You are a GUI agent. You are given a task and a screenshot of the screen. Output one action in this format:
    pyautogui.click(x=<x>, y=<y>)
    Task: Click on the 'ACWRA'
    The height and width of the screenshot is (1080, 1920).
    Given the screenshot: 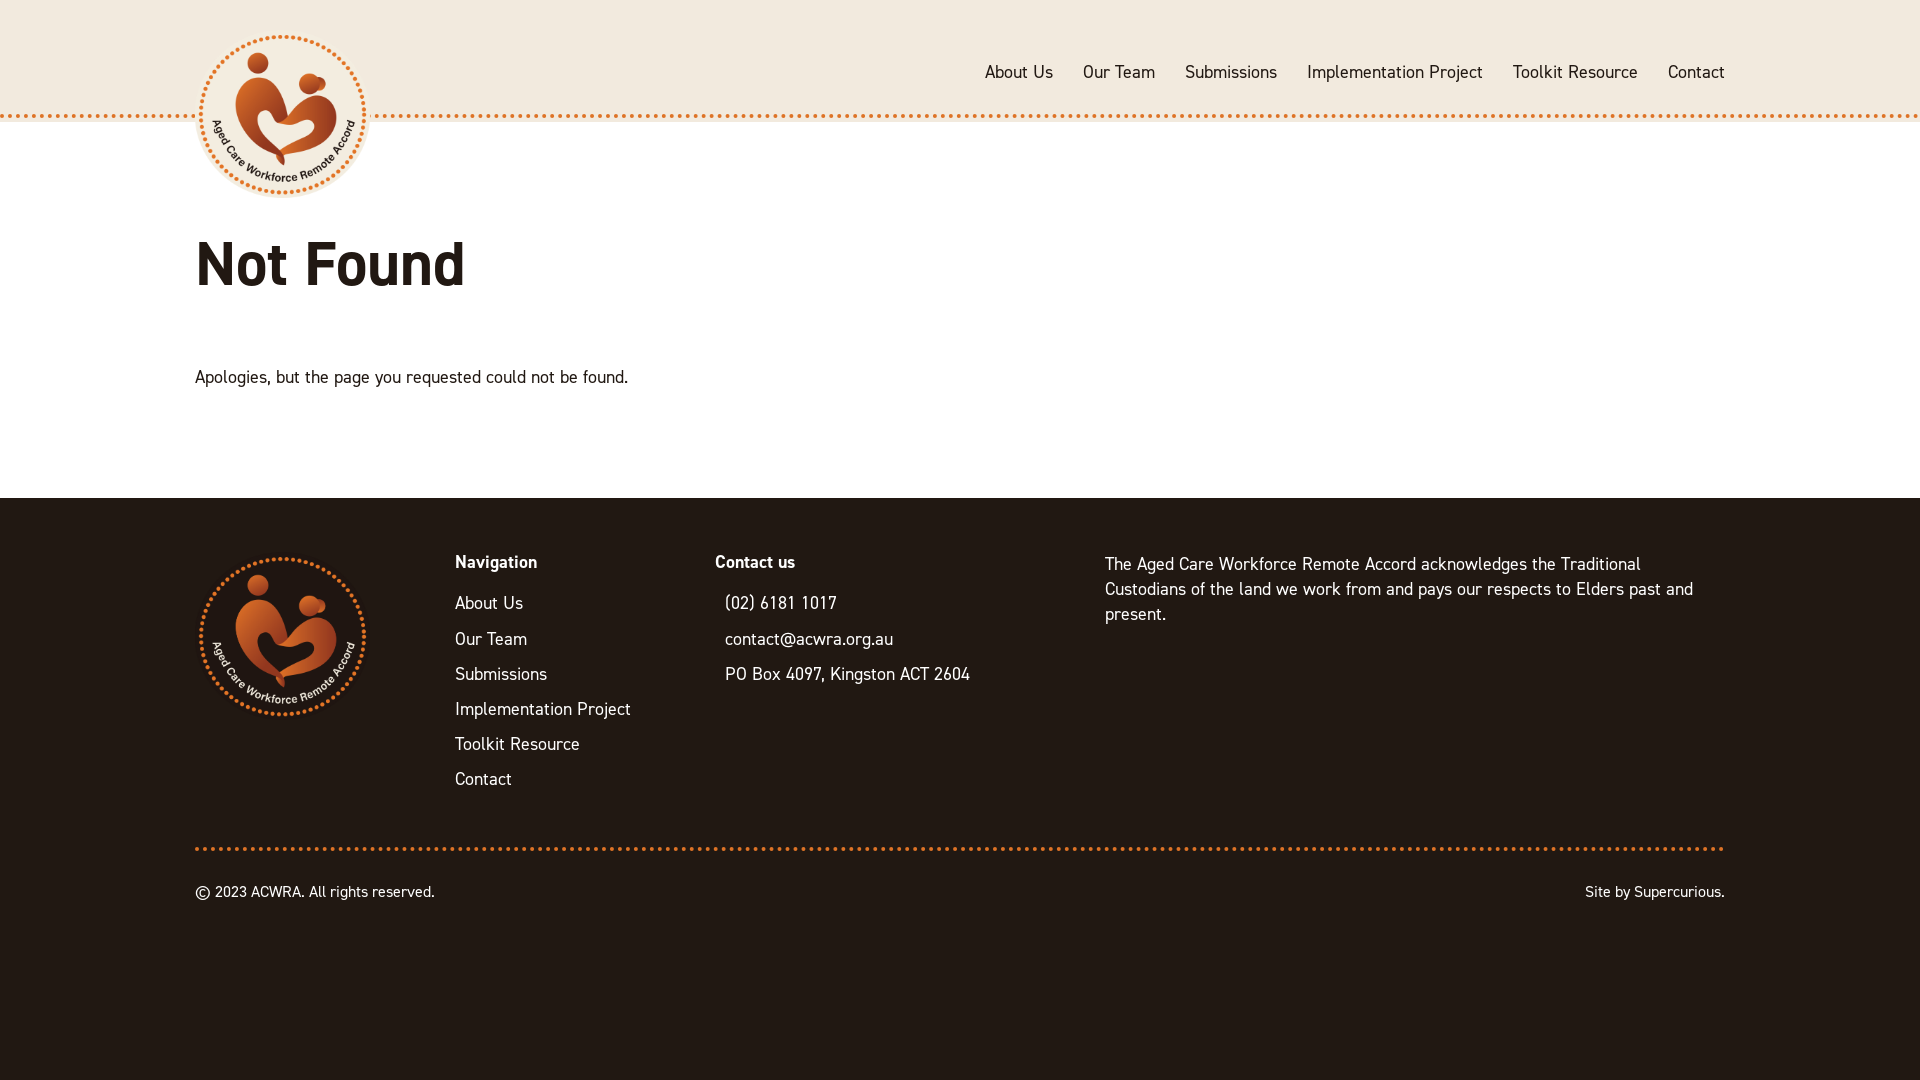 What is the action you would take?
    pyautogui.click(x=281, y=114)
    